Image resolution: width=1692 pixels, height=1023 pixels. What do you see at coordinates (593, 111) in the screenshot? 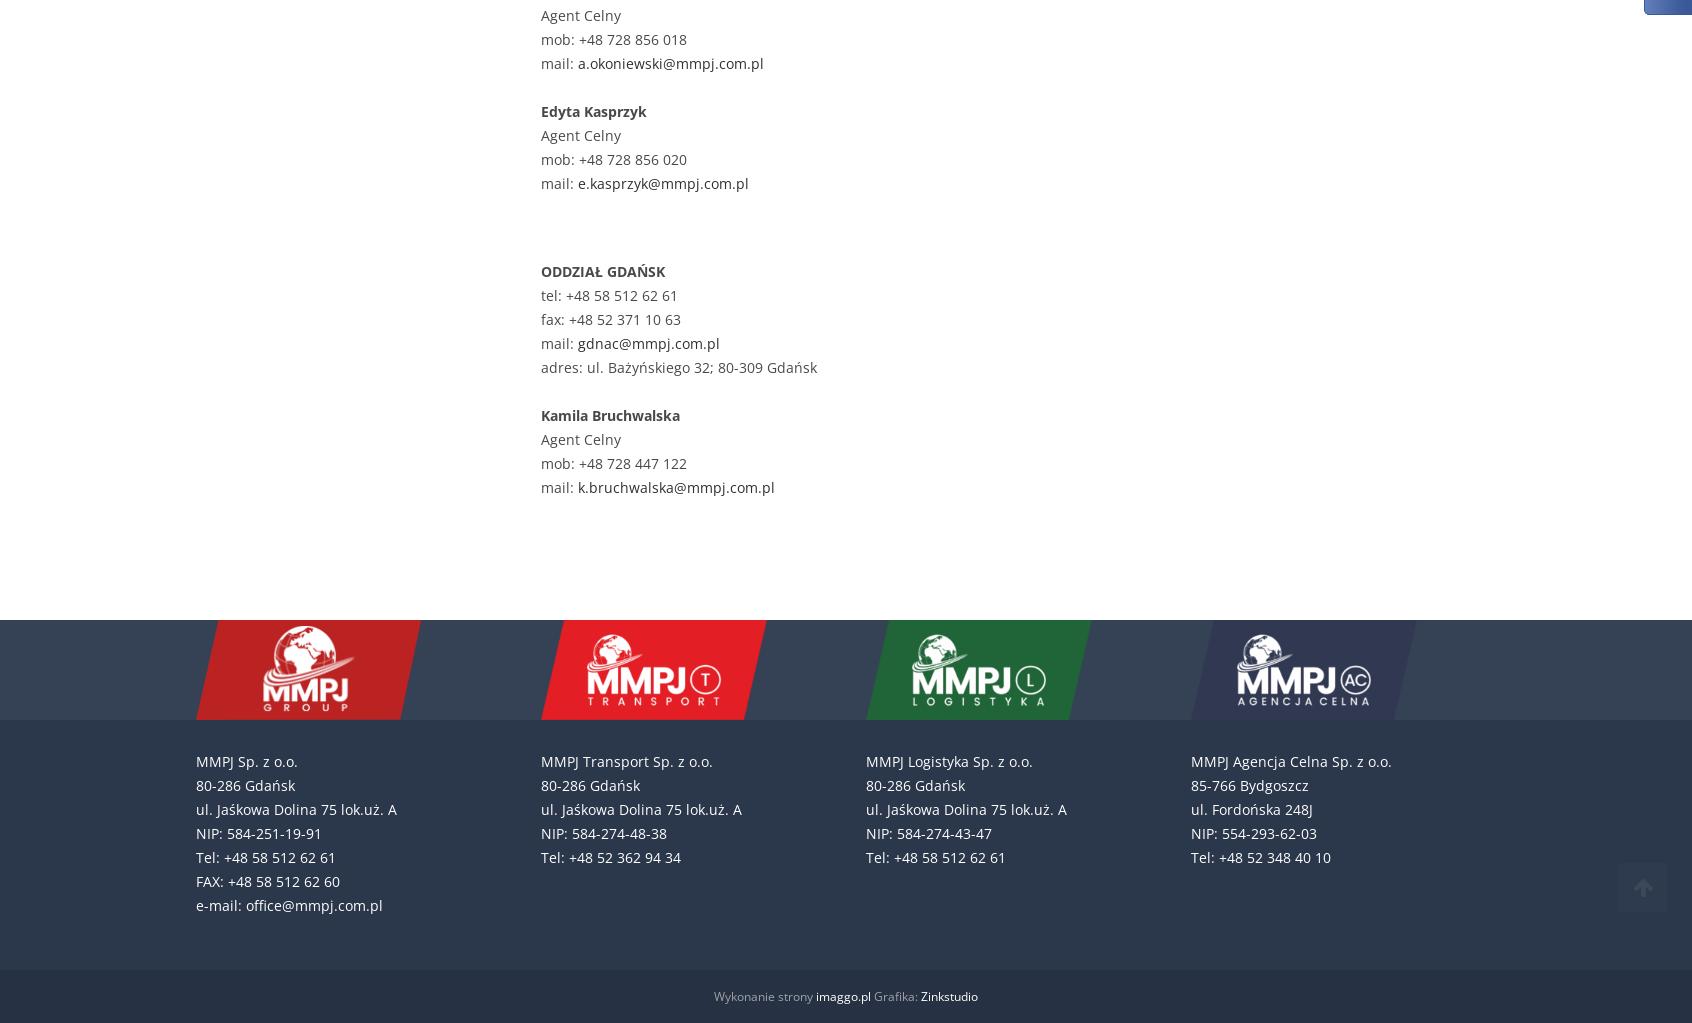
I see `'Edyta Kasprzyk'` at bounding box center [593, 111].